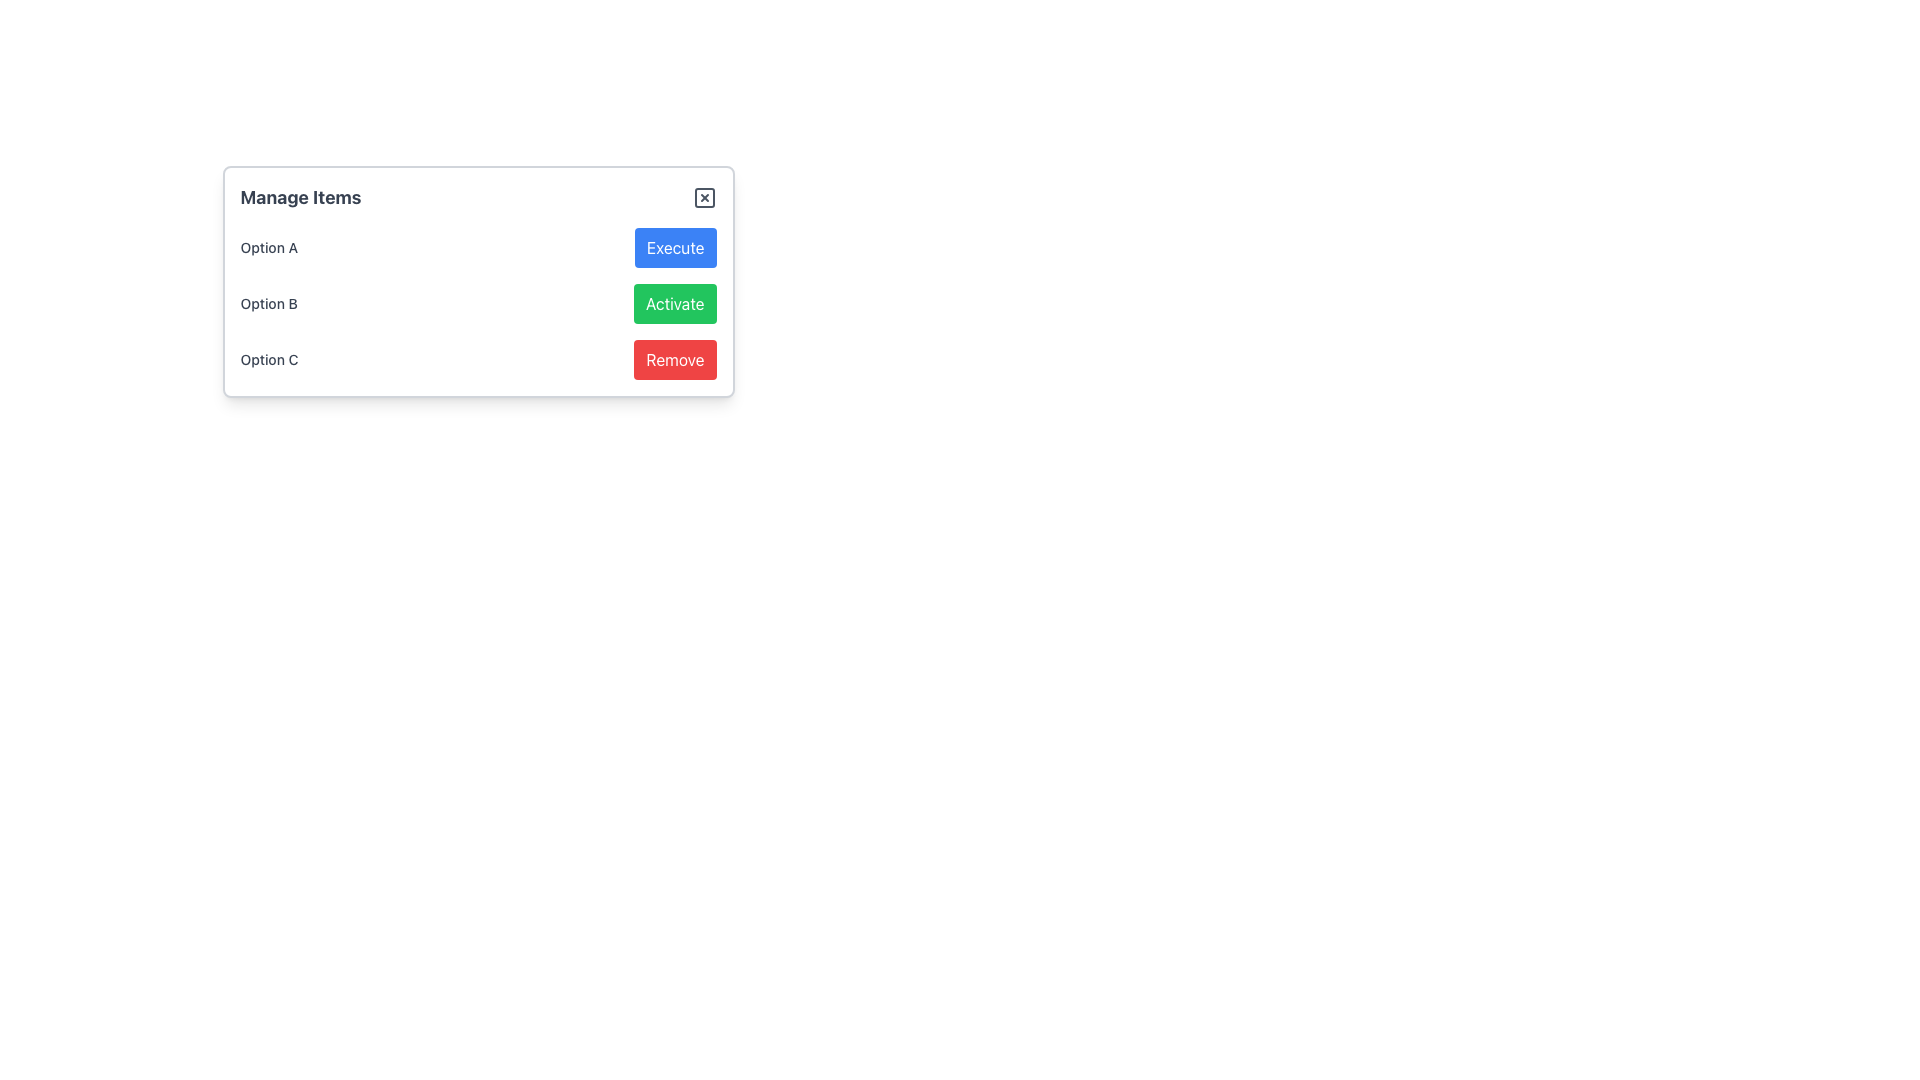 Image resolution: width=1920 pixels, height=1080 pixels. What do you see at coordinates (704, 197) in the screenshot?
I see `the central square of the 'close' icon` at bounding box center [704, 197].